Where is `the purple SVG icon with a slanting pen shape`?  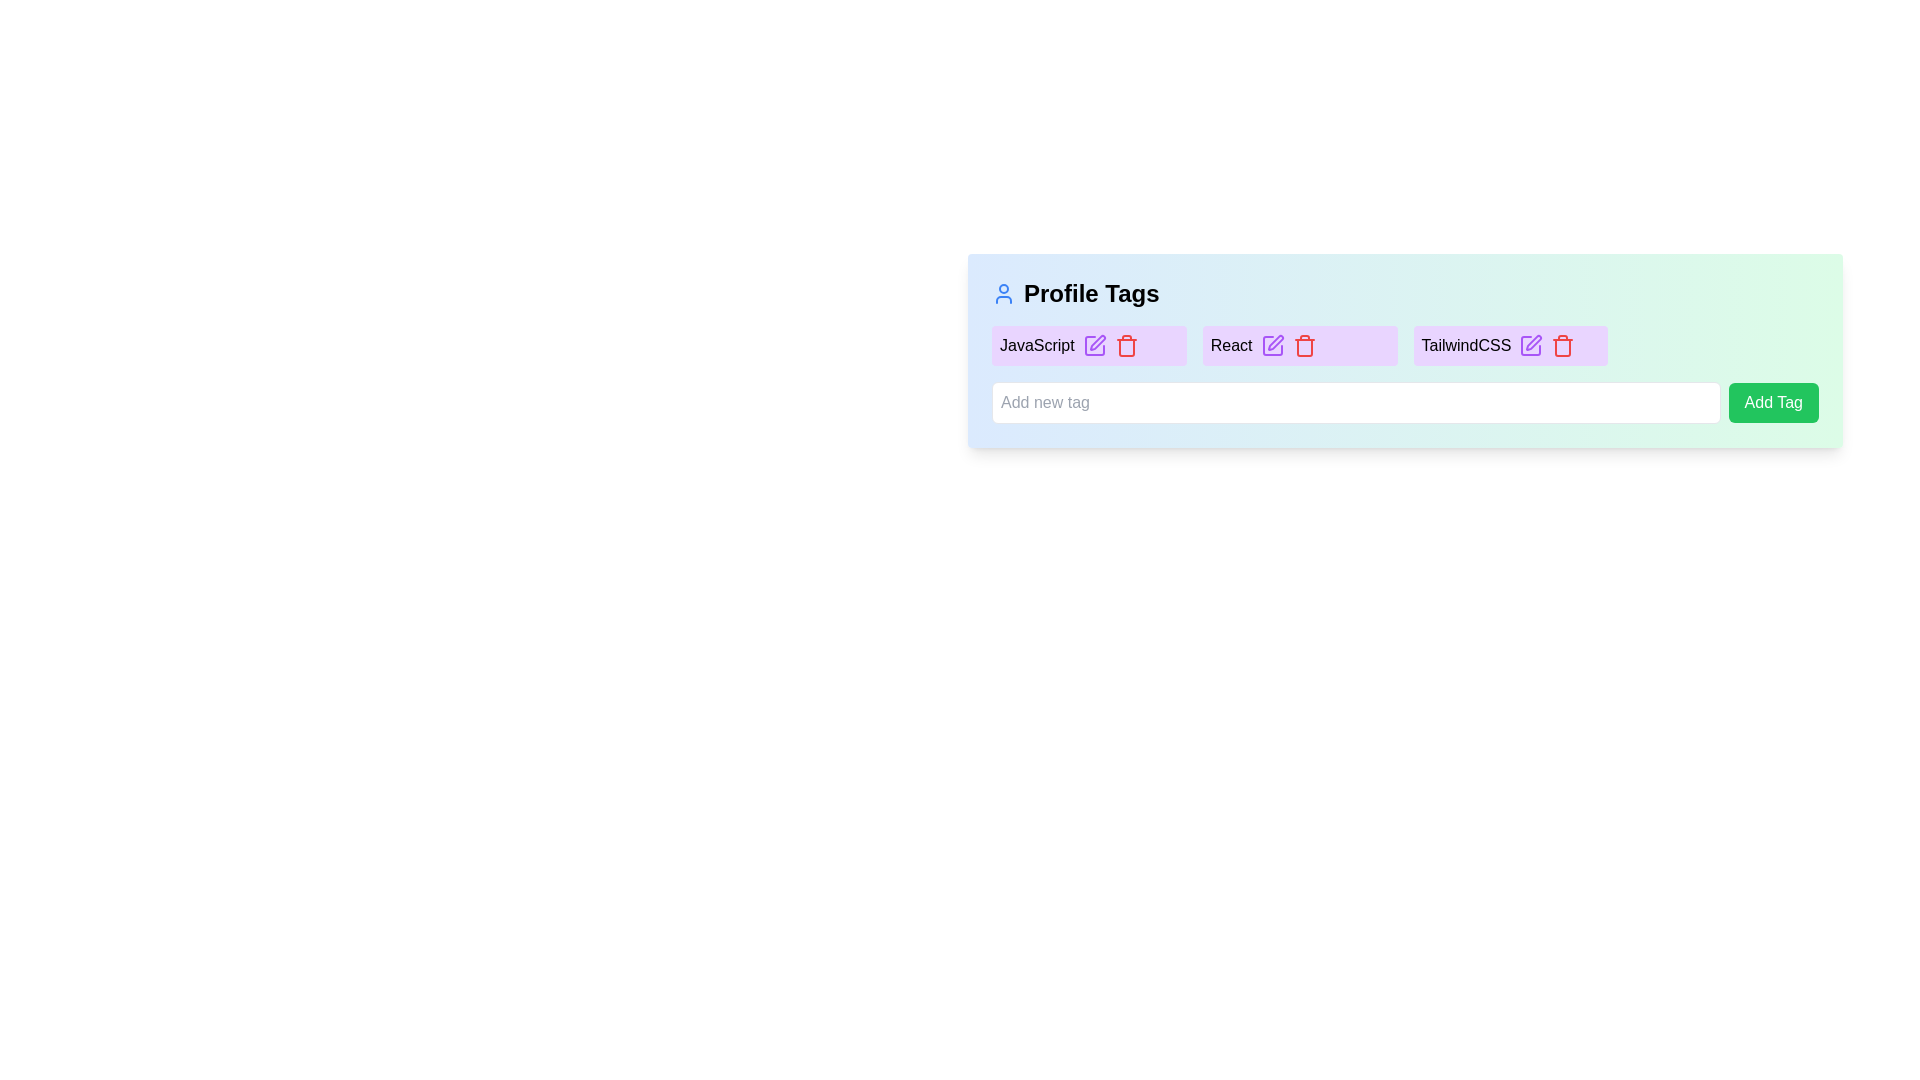 the purple SVG icon with a slanting pen shape is located at coordinates (1271, 345).